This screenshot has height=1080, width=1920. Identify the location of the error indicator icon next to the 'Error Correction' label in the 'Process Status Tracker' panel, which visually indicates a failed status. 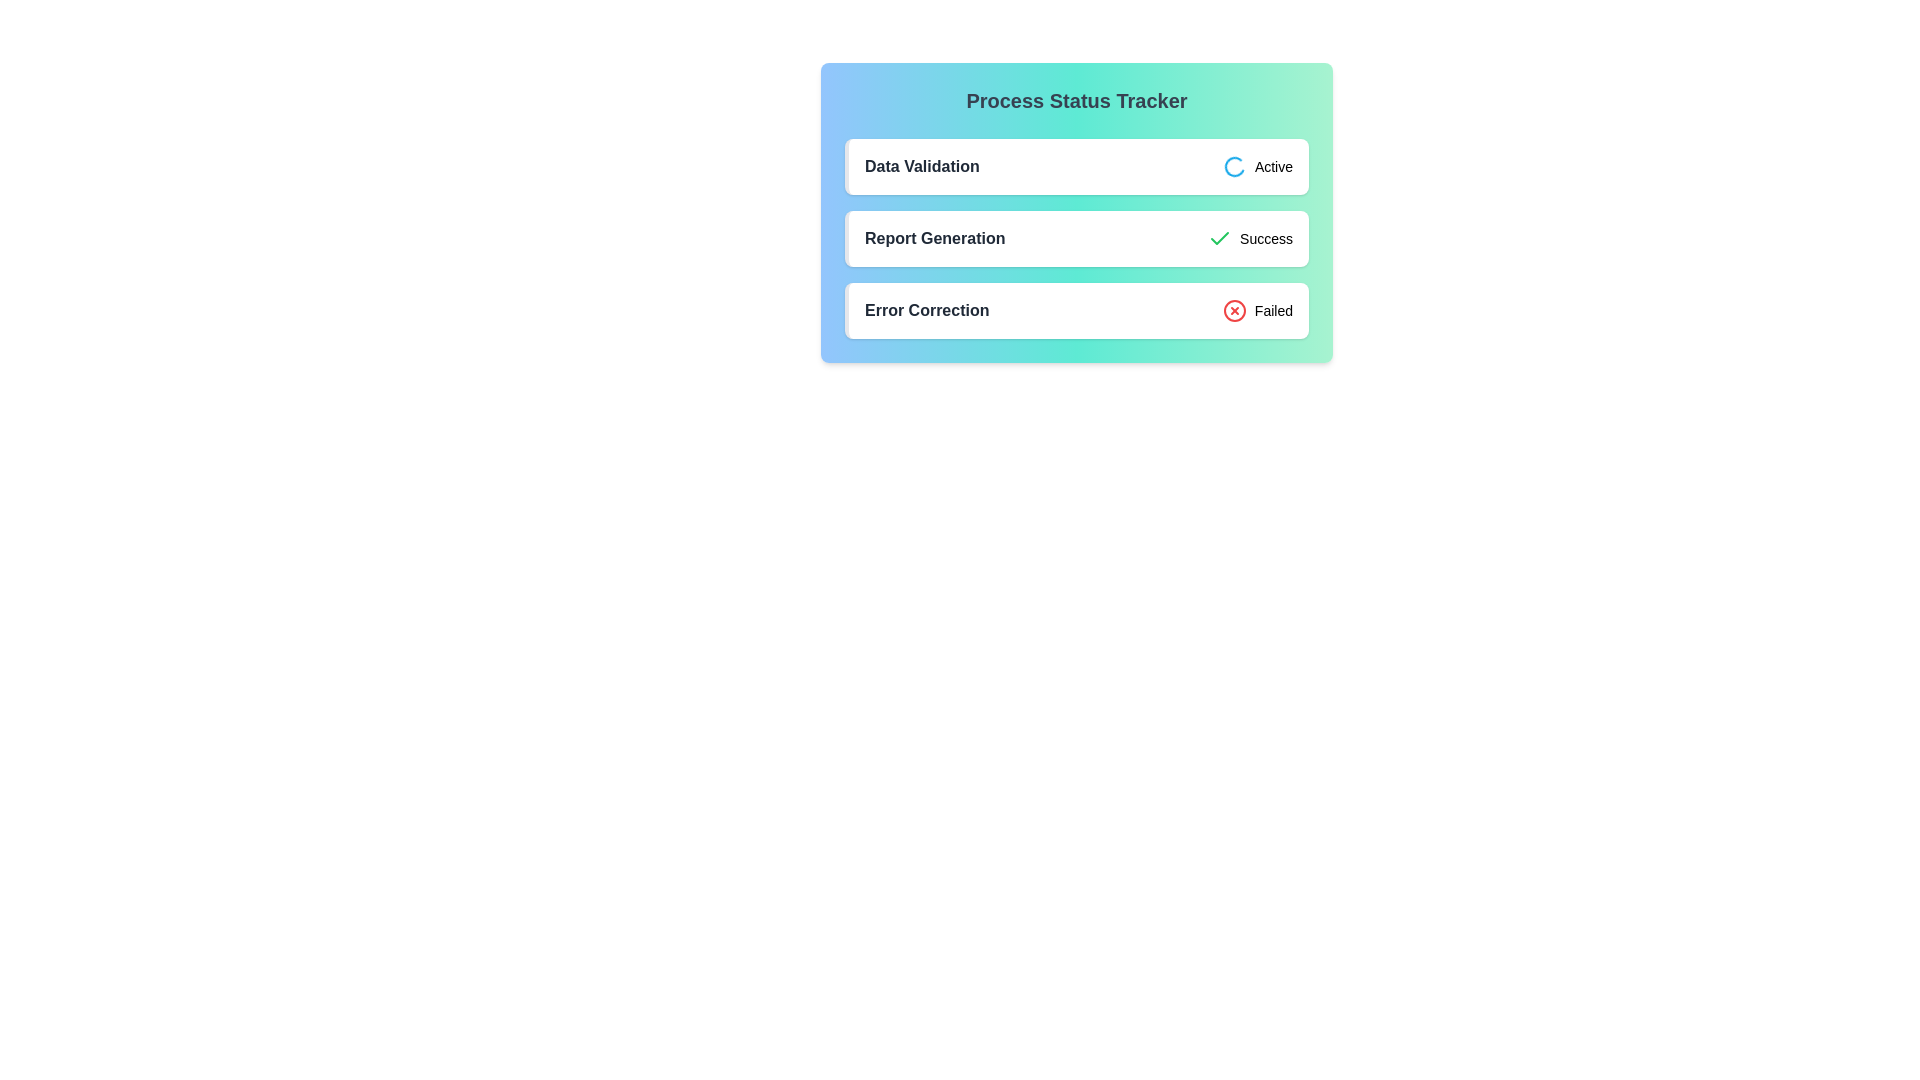
(1233, 311).